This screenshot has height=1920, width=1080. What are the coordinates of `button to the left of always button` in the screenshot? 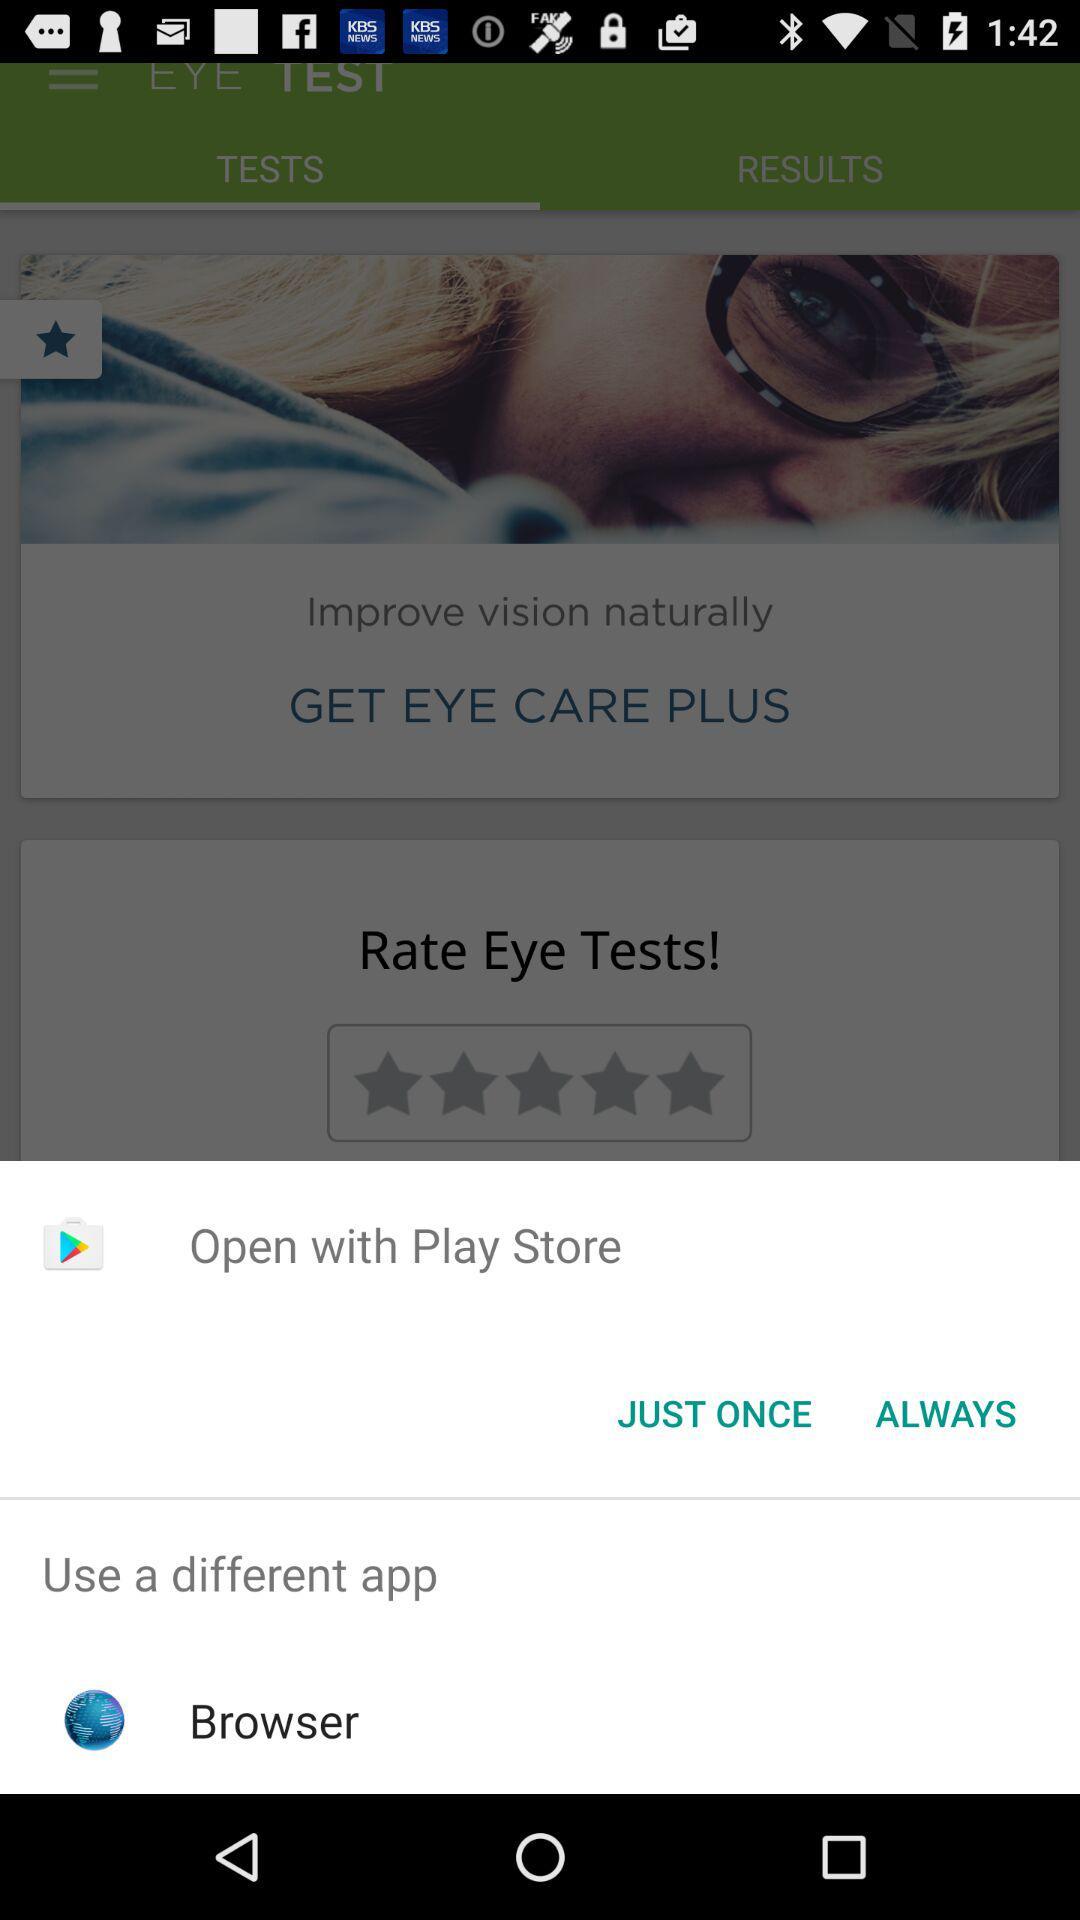 It's located at (713, 1411).